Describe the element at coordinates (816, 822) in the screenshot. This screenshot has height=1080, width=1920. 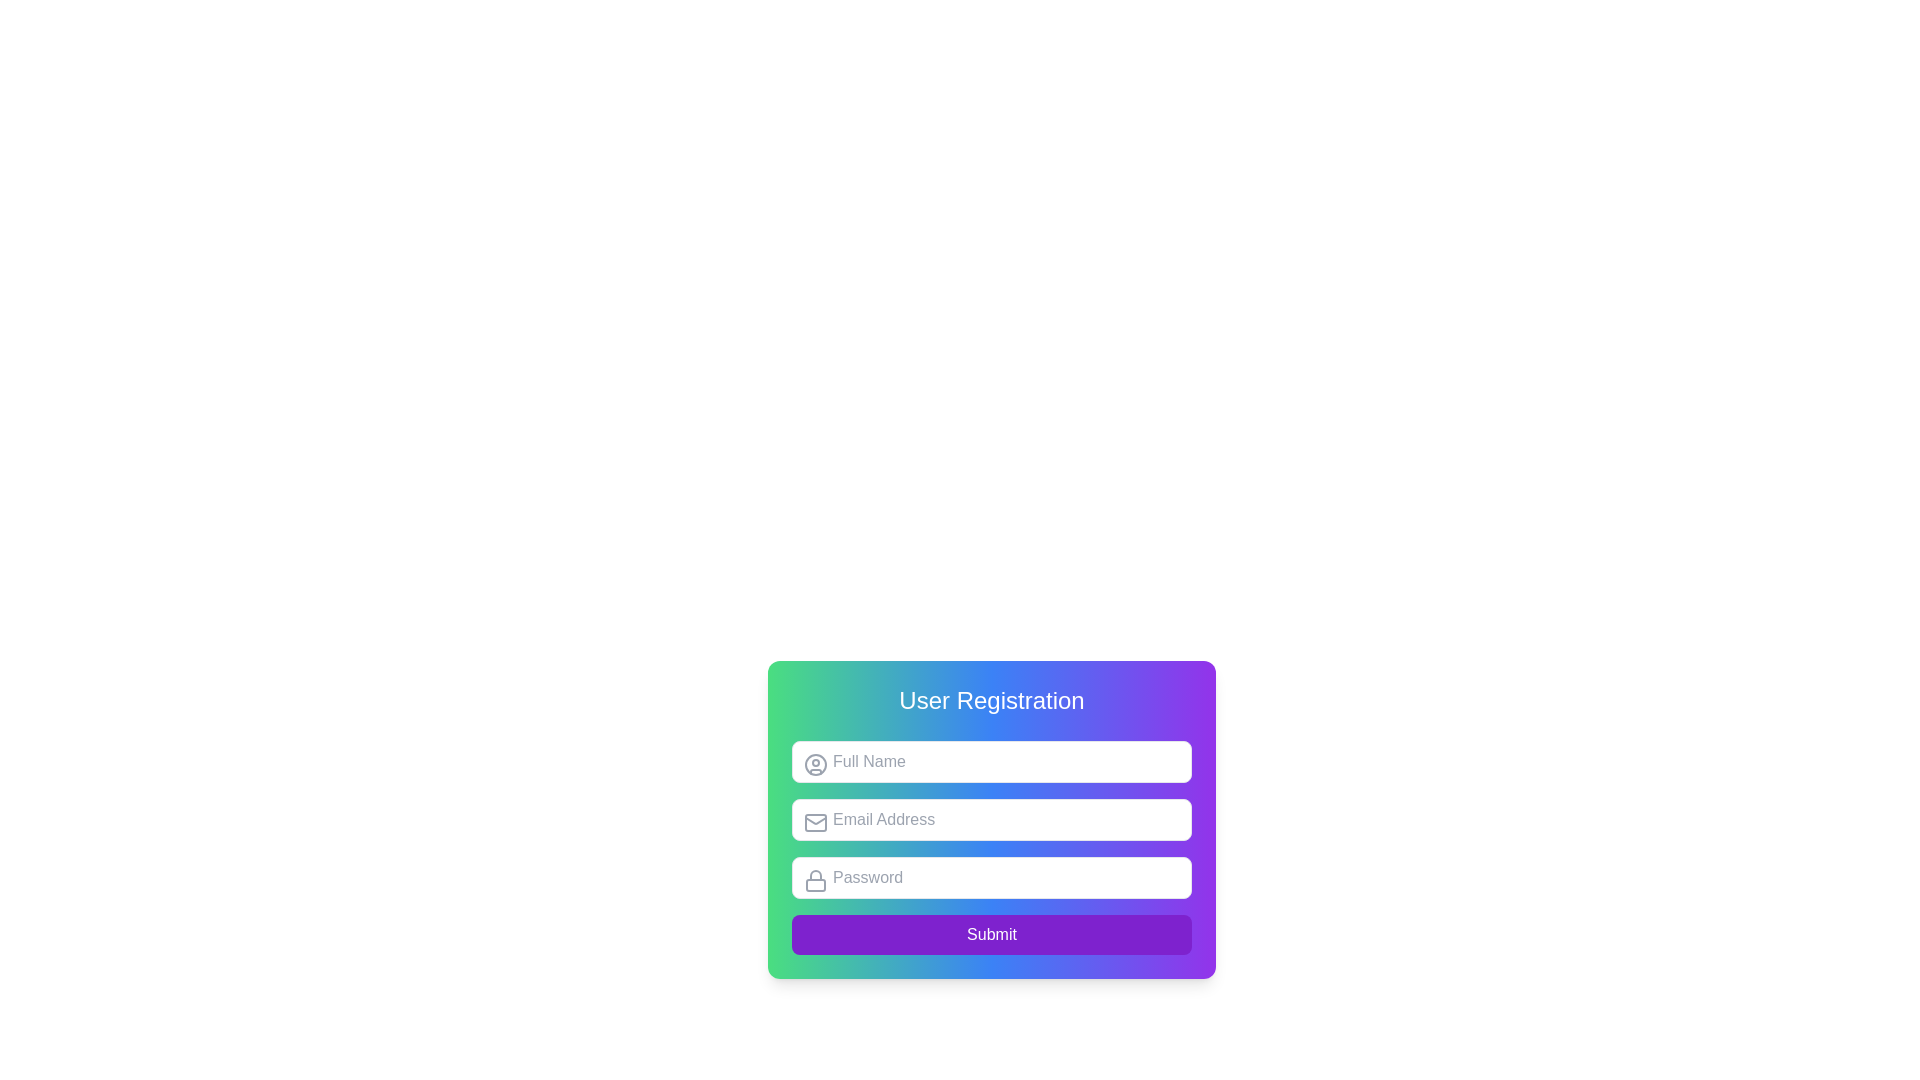
I see `the mail icon, which is styled as a rounded rectangle envelope with a flap and located at the top-left corner of the email input field` at that location.